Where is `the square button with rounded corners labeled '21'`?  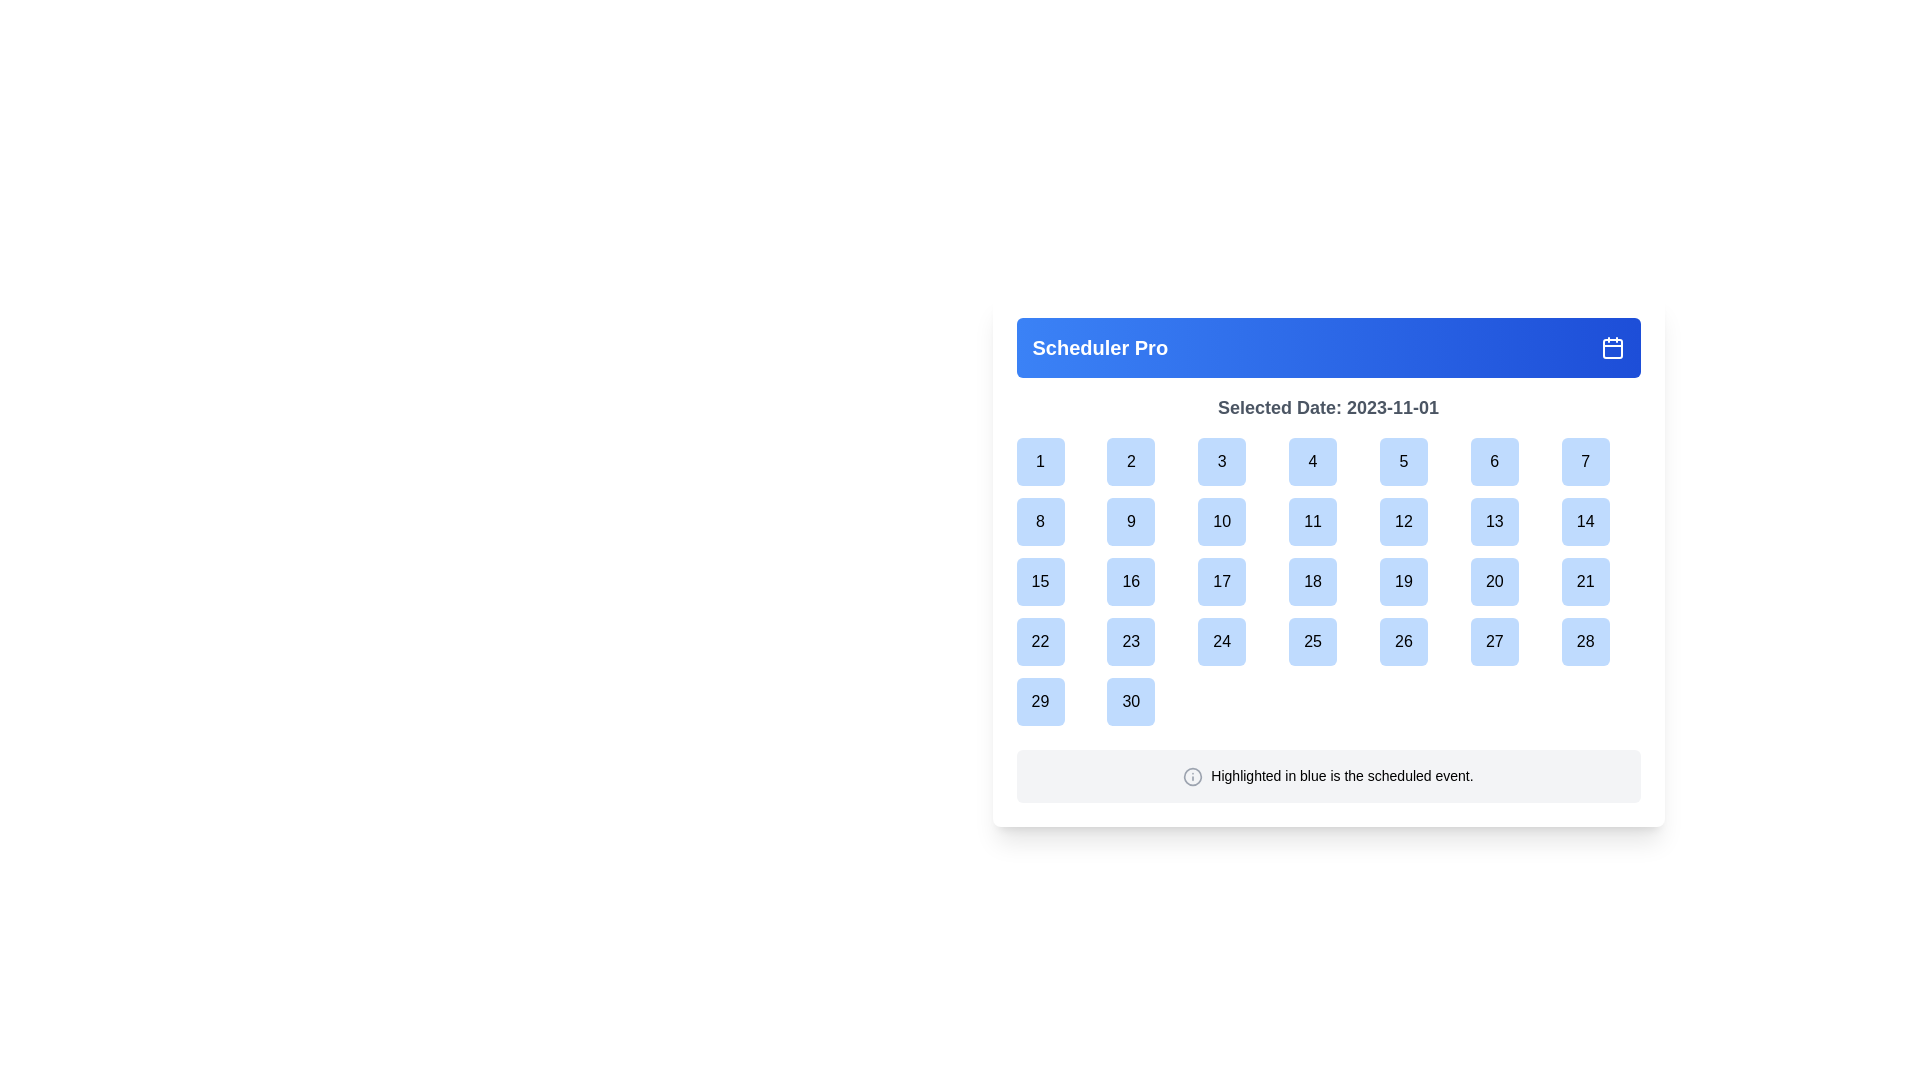
the square button with rounded corners labeled '21' is located at coordinates (1601, 582).